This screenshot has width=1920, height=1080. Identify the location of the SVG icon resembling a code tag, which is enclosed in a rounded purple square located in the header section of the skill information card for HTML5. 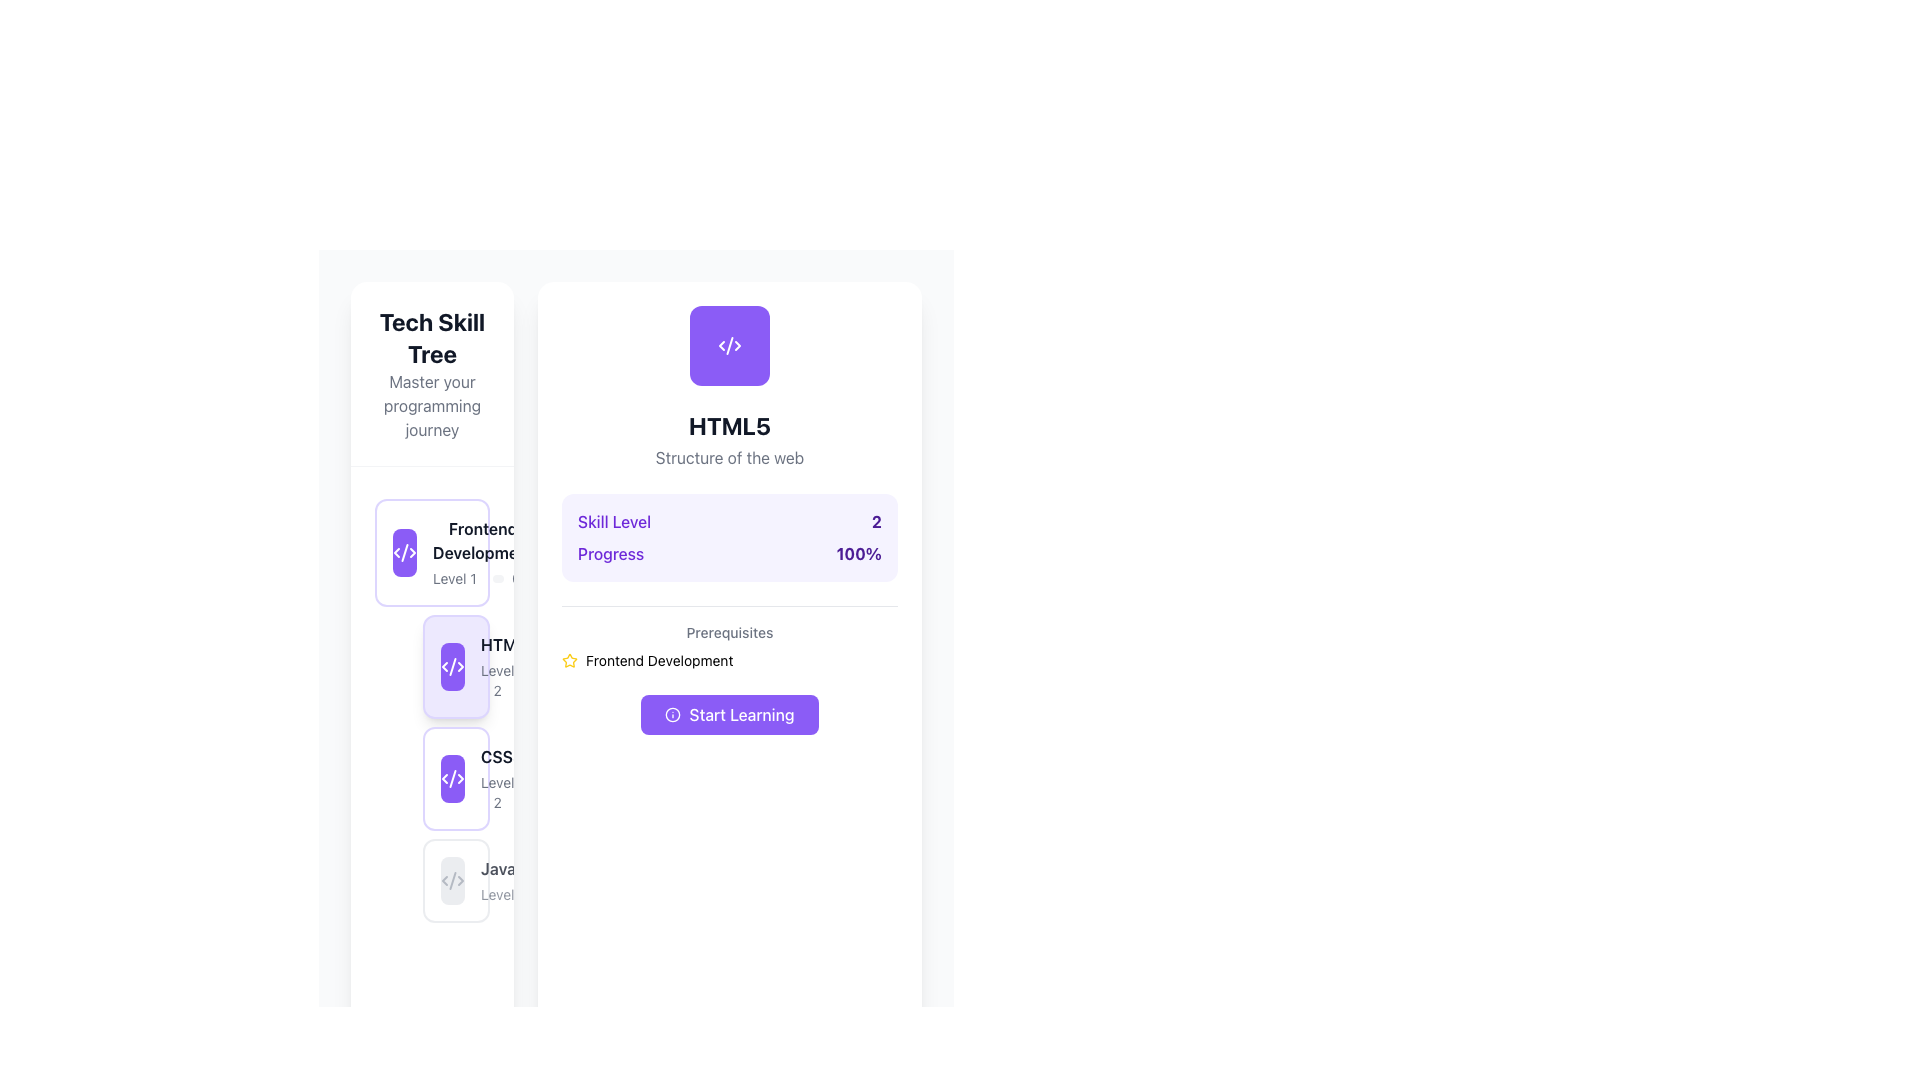
(728, 345).